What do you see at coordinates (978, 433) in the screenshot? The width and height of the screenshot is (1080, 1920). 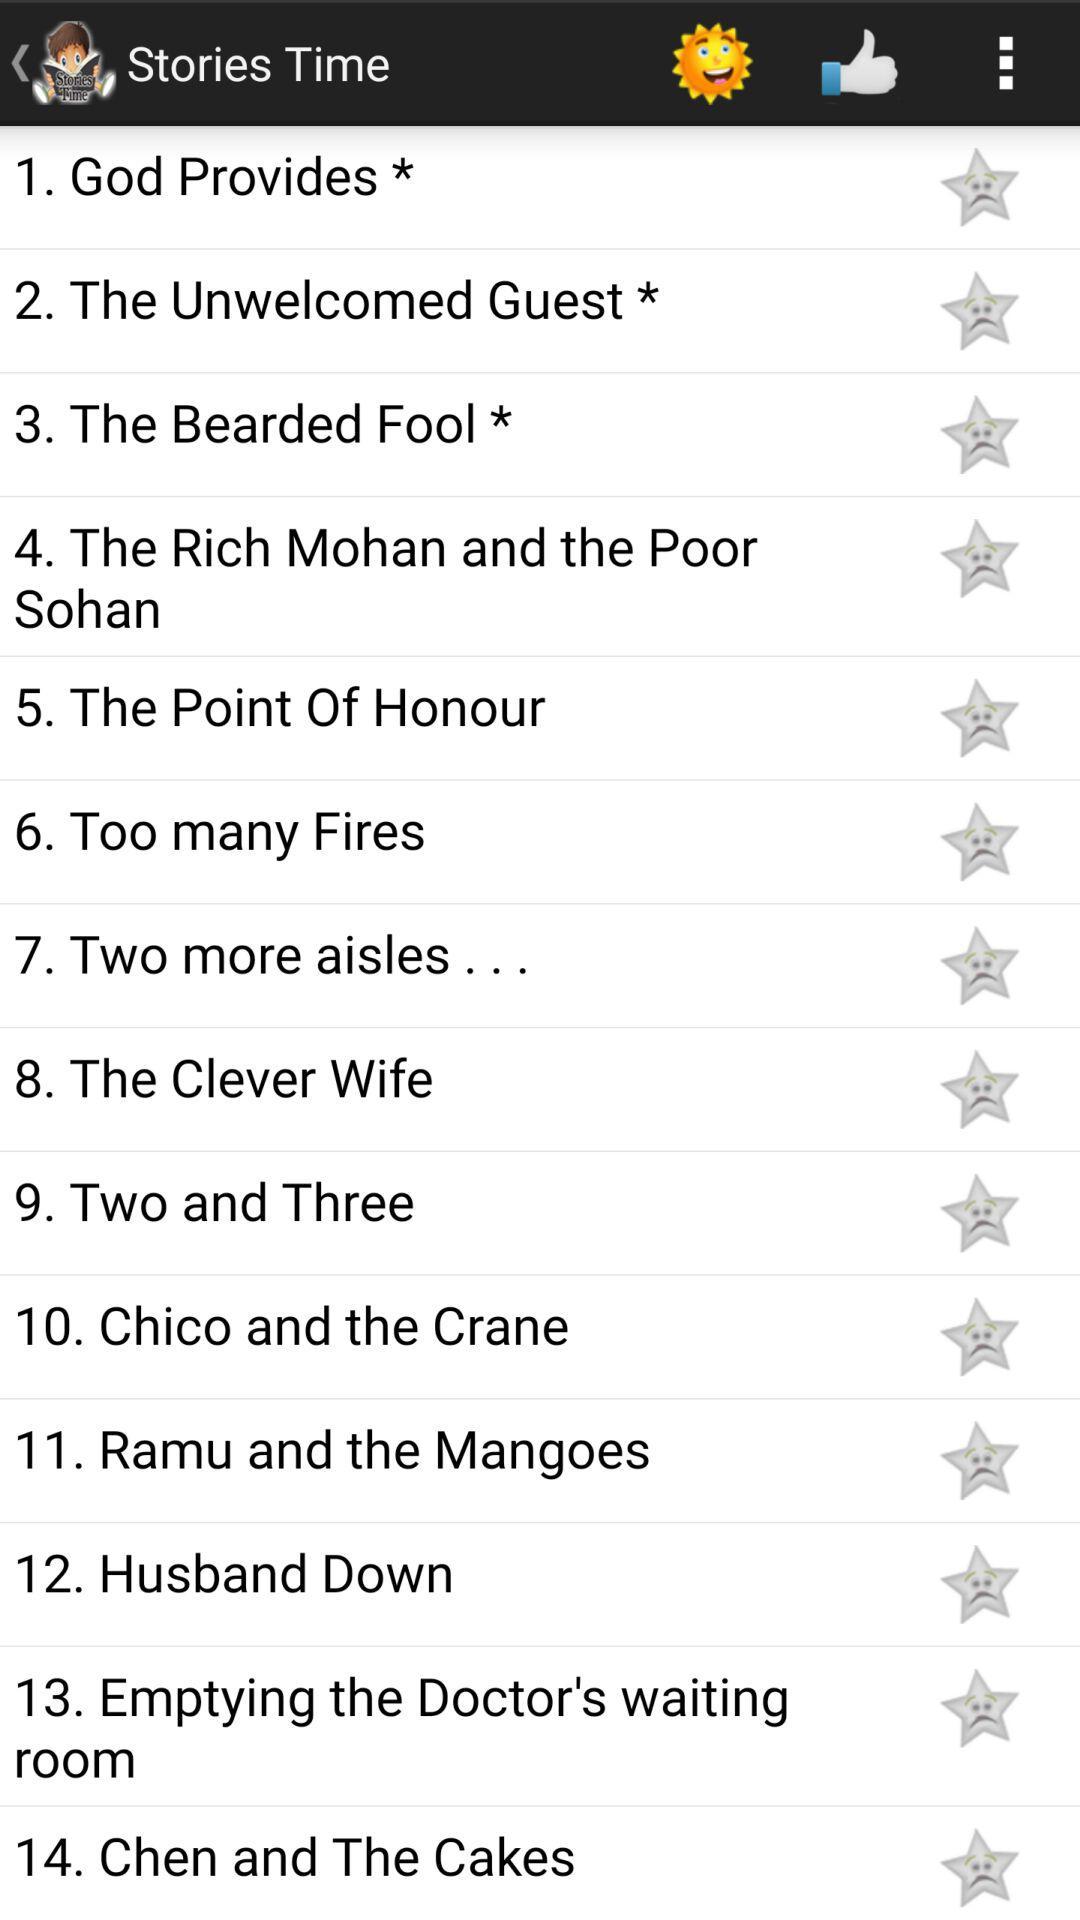 I see `favorite` at bounding box center [978, 433].